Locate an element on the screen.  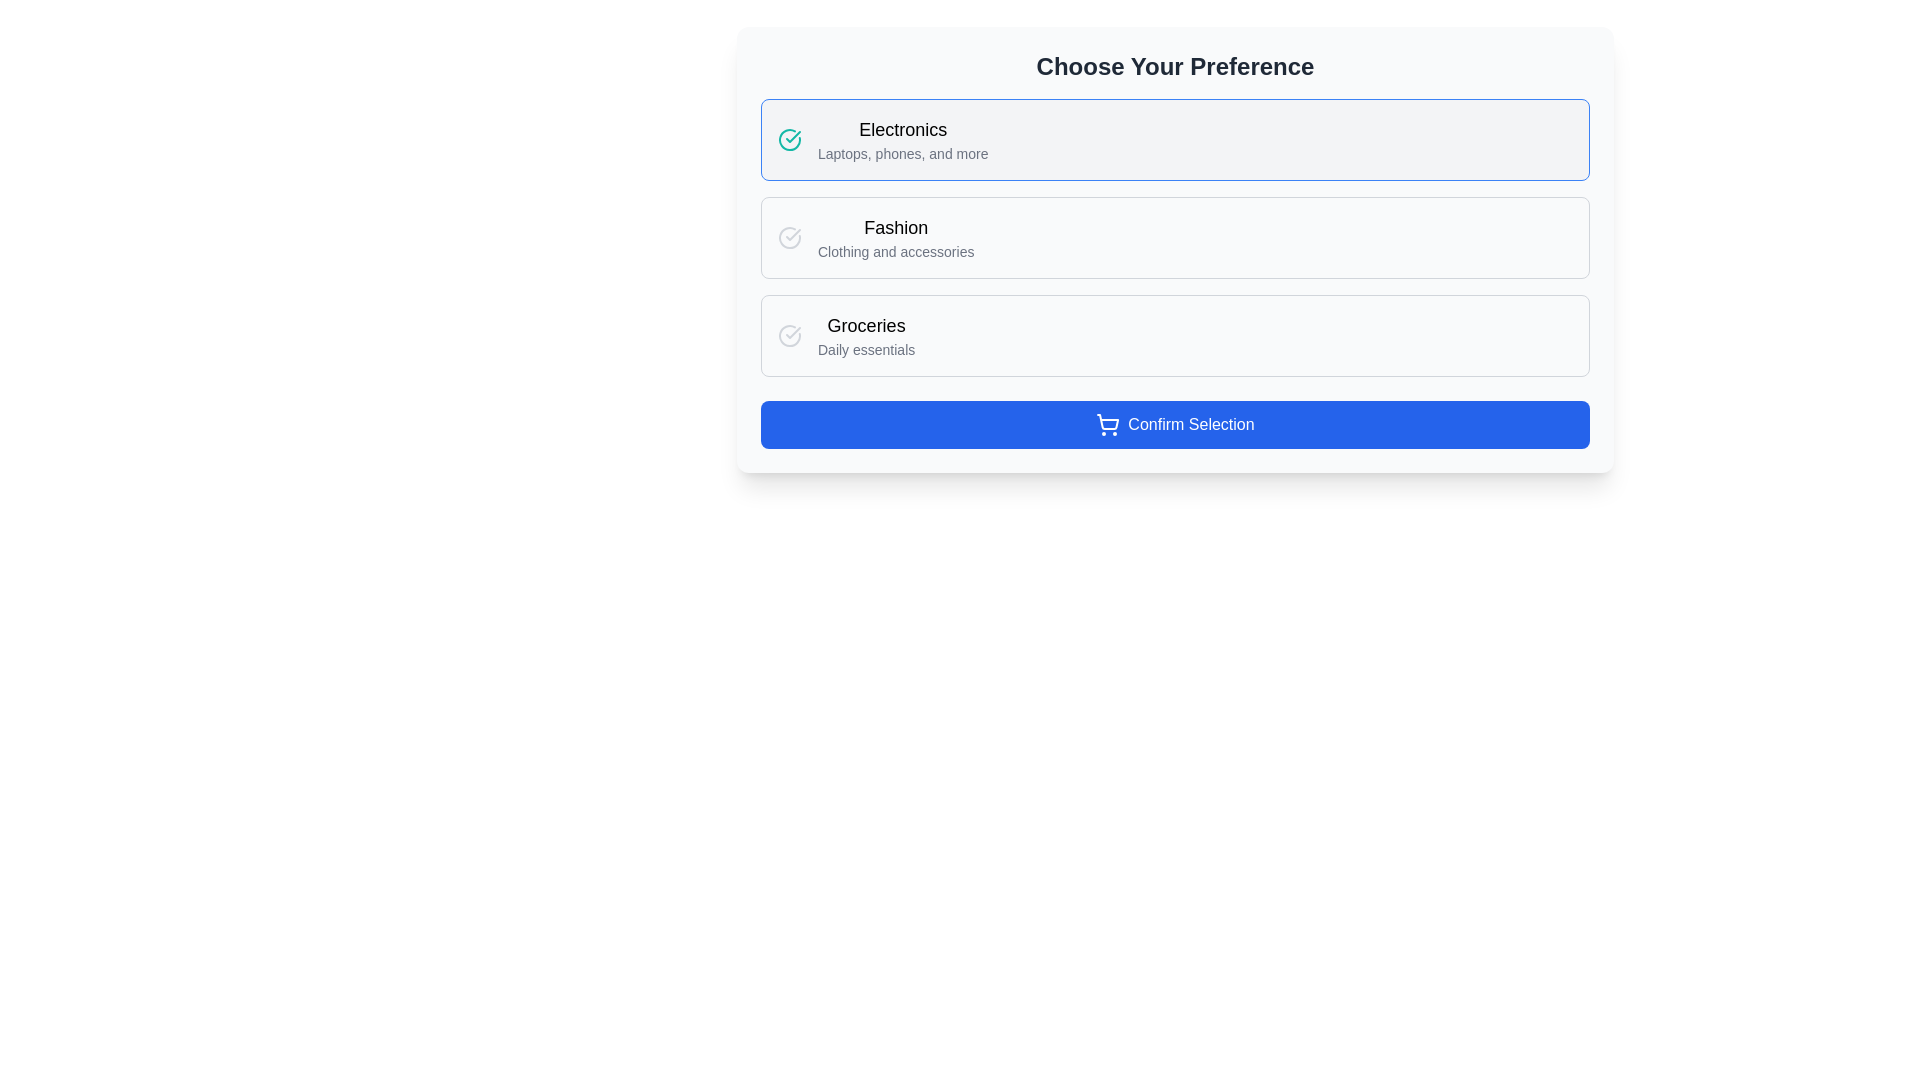
keyboard navigation is located at coordinates (895, 237).